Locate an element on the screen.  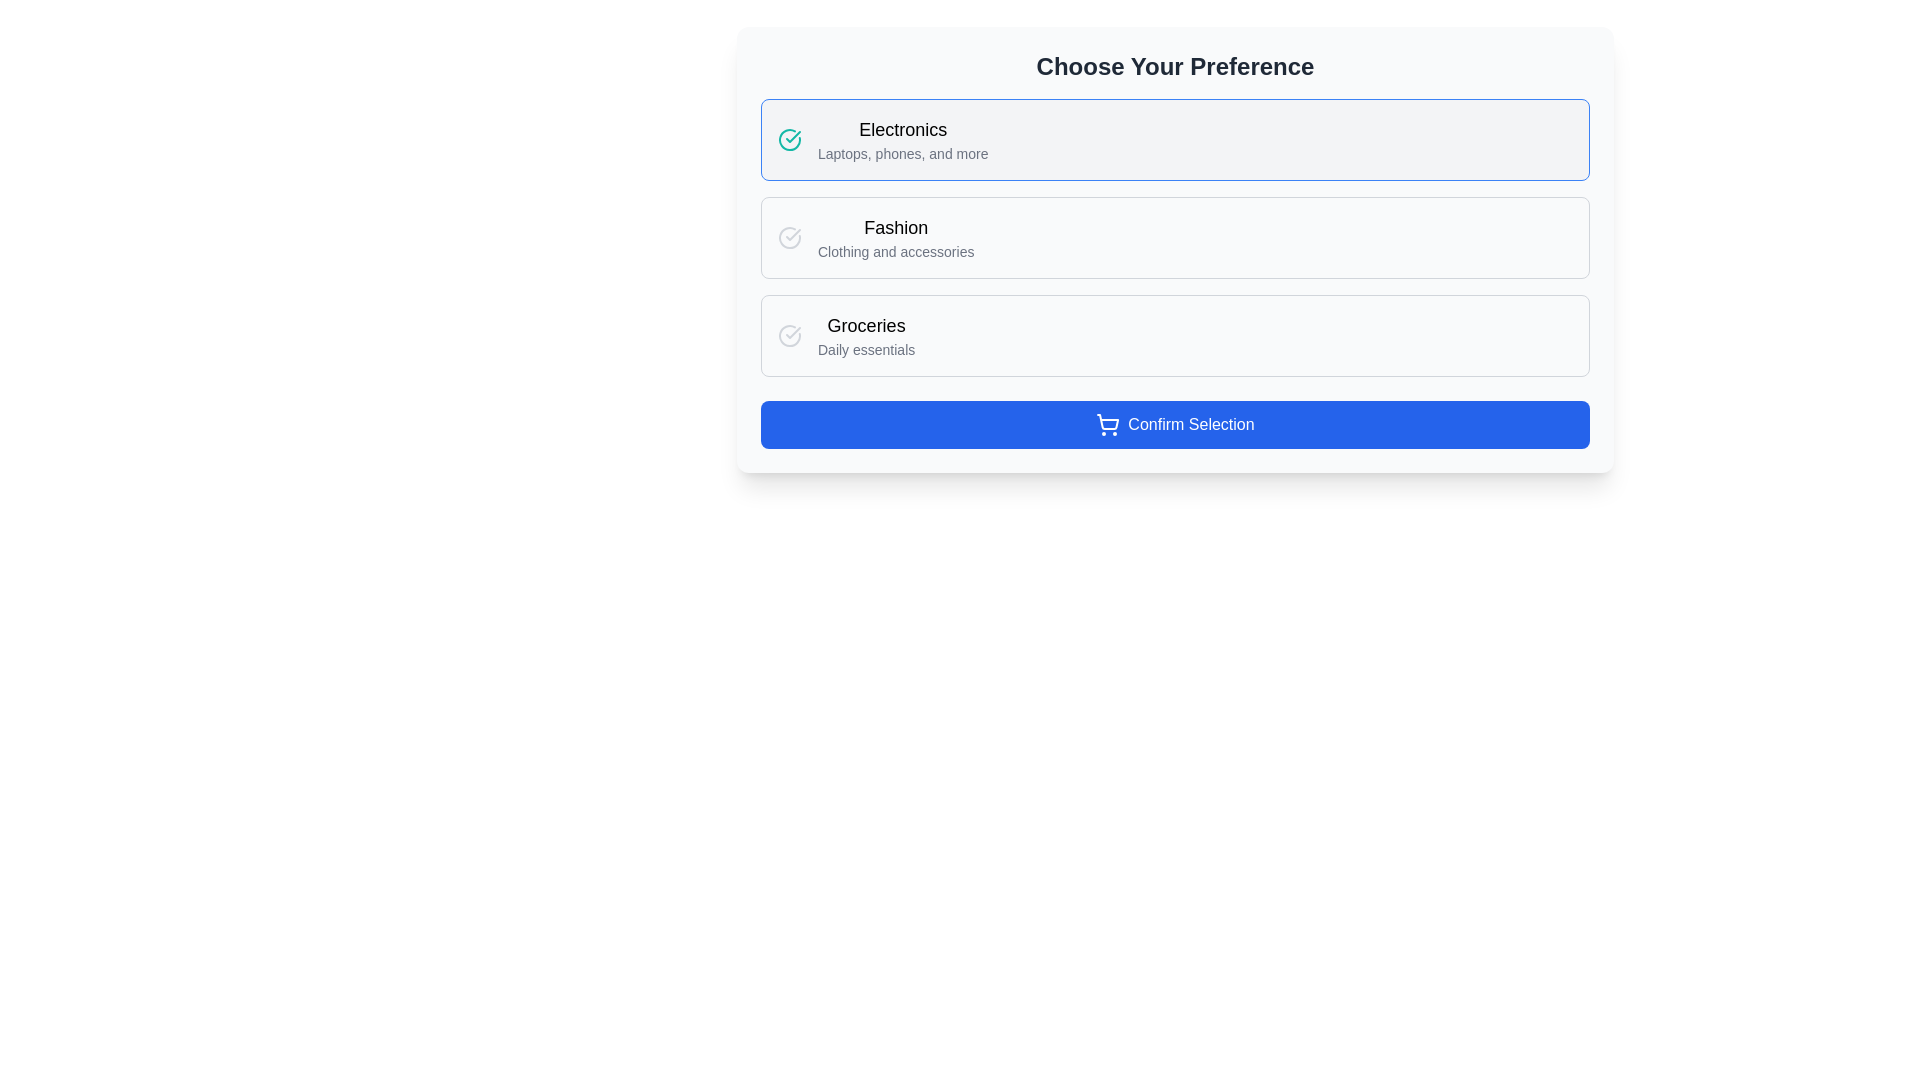
keyboard navigation is located at coordinates (895, 237).